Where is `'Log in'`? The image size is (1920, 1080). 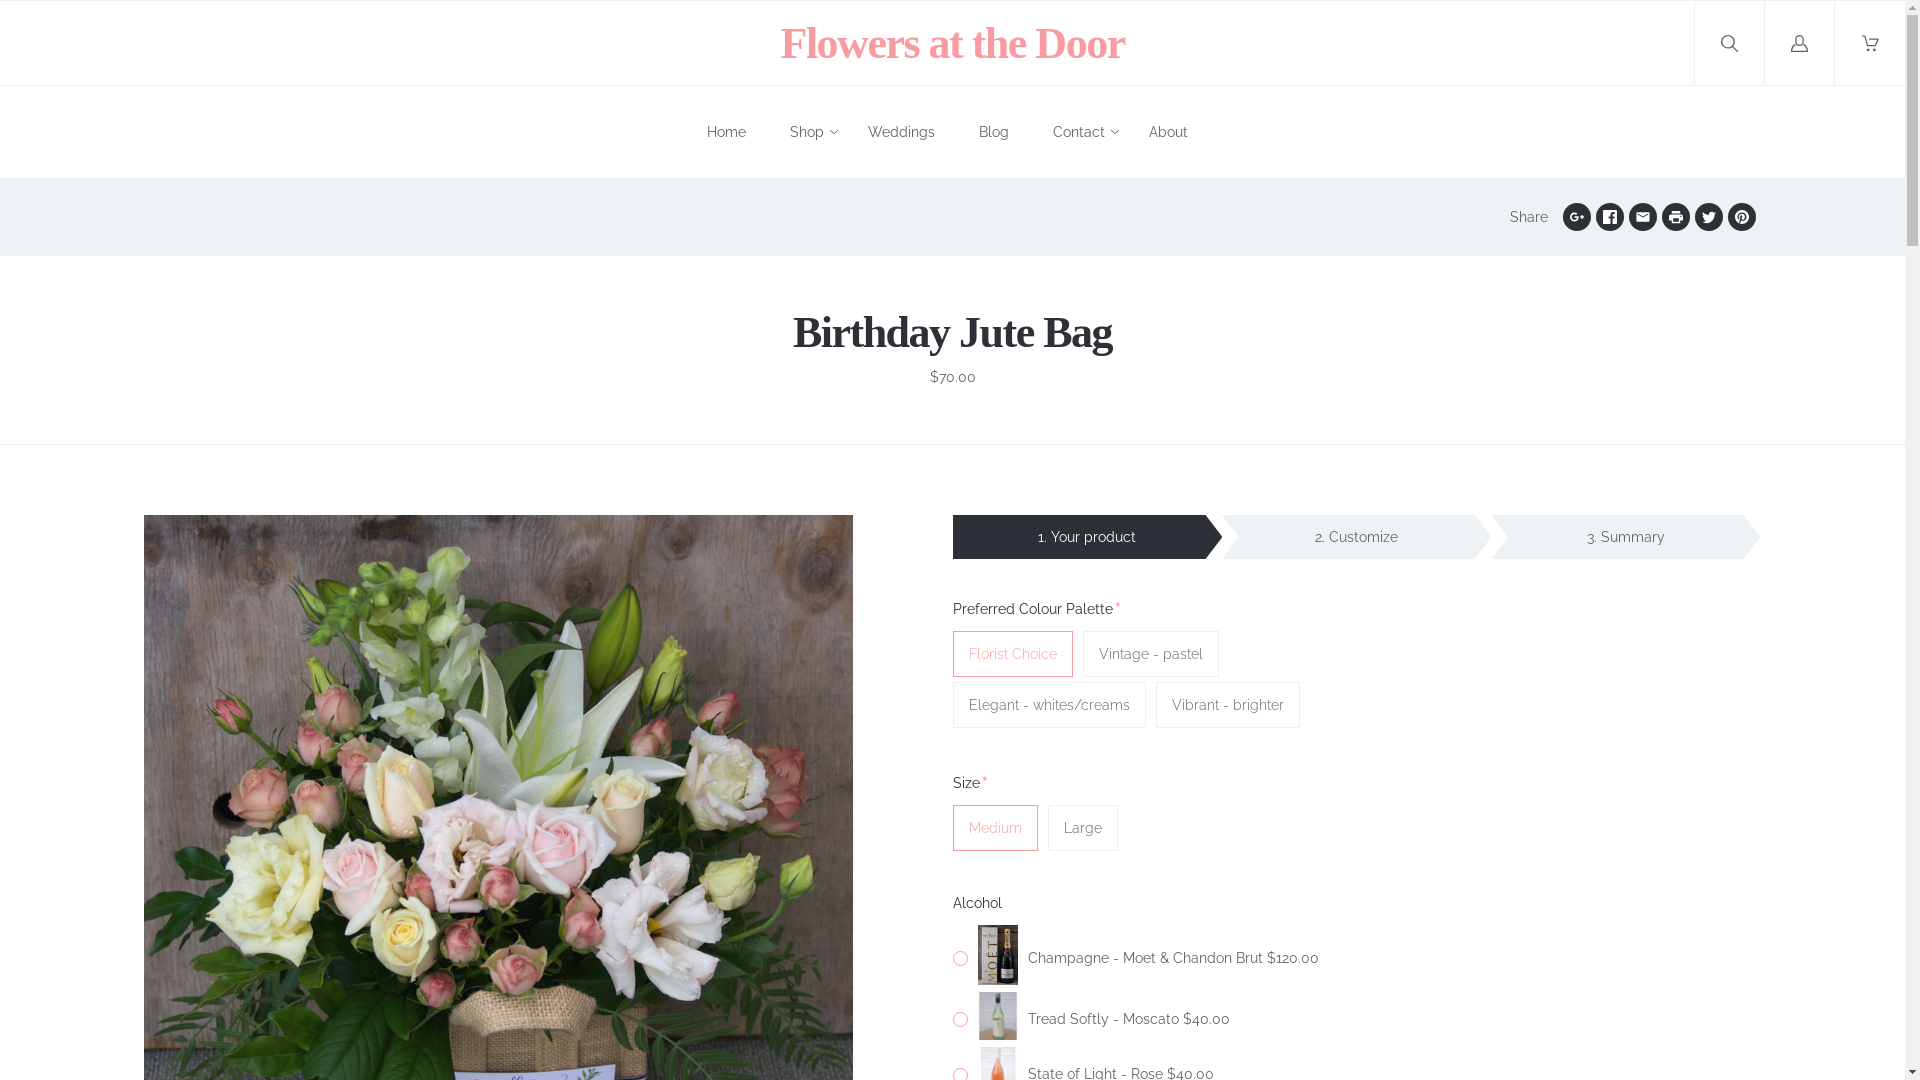
'Log in' is located at coordinates (1765, 43).